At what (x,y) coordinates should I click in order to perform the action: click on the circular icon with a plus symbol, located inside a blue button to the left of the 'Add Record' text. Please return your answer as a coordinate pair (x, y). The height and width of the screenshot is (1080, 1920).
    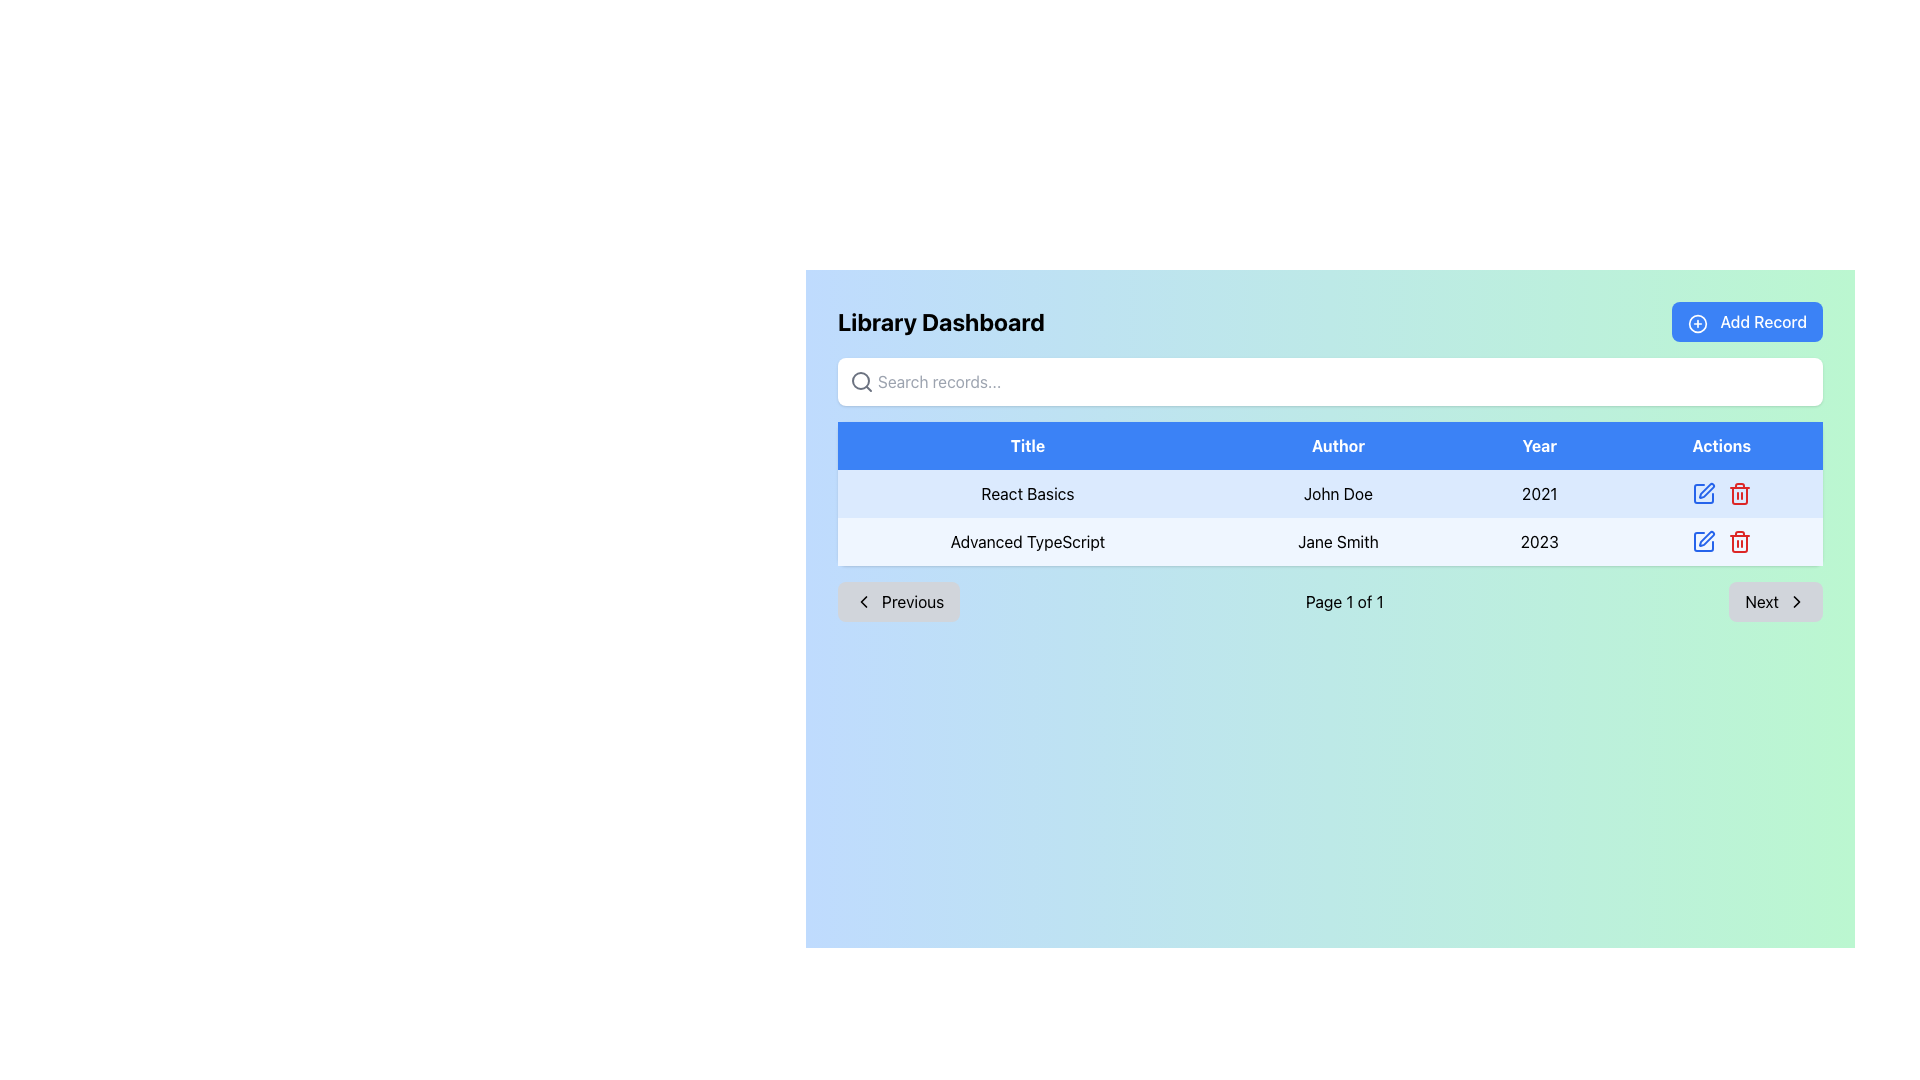
    Looking at the image, I should click on (1697, 322).